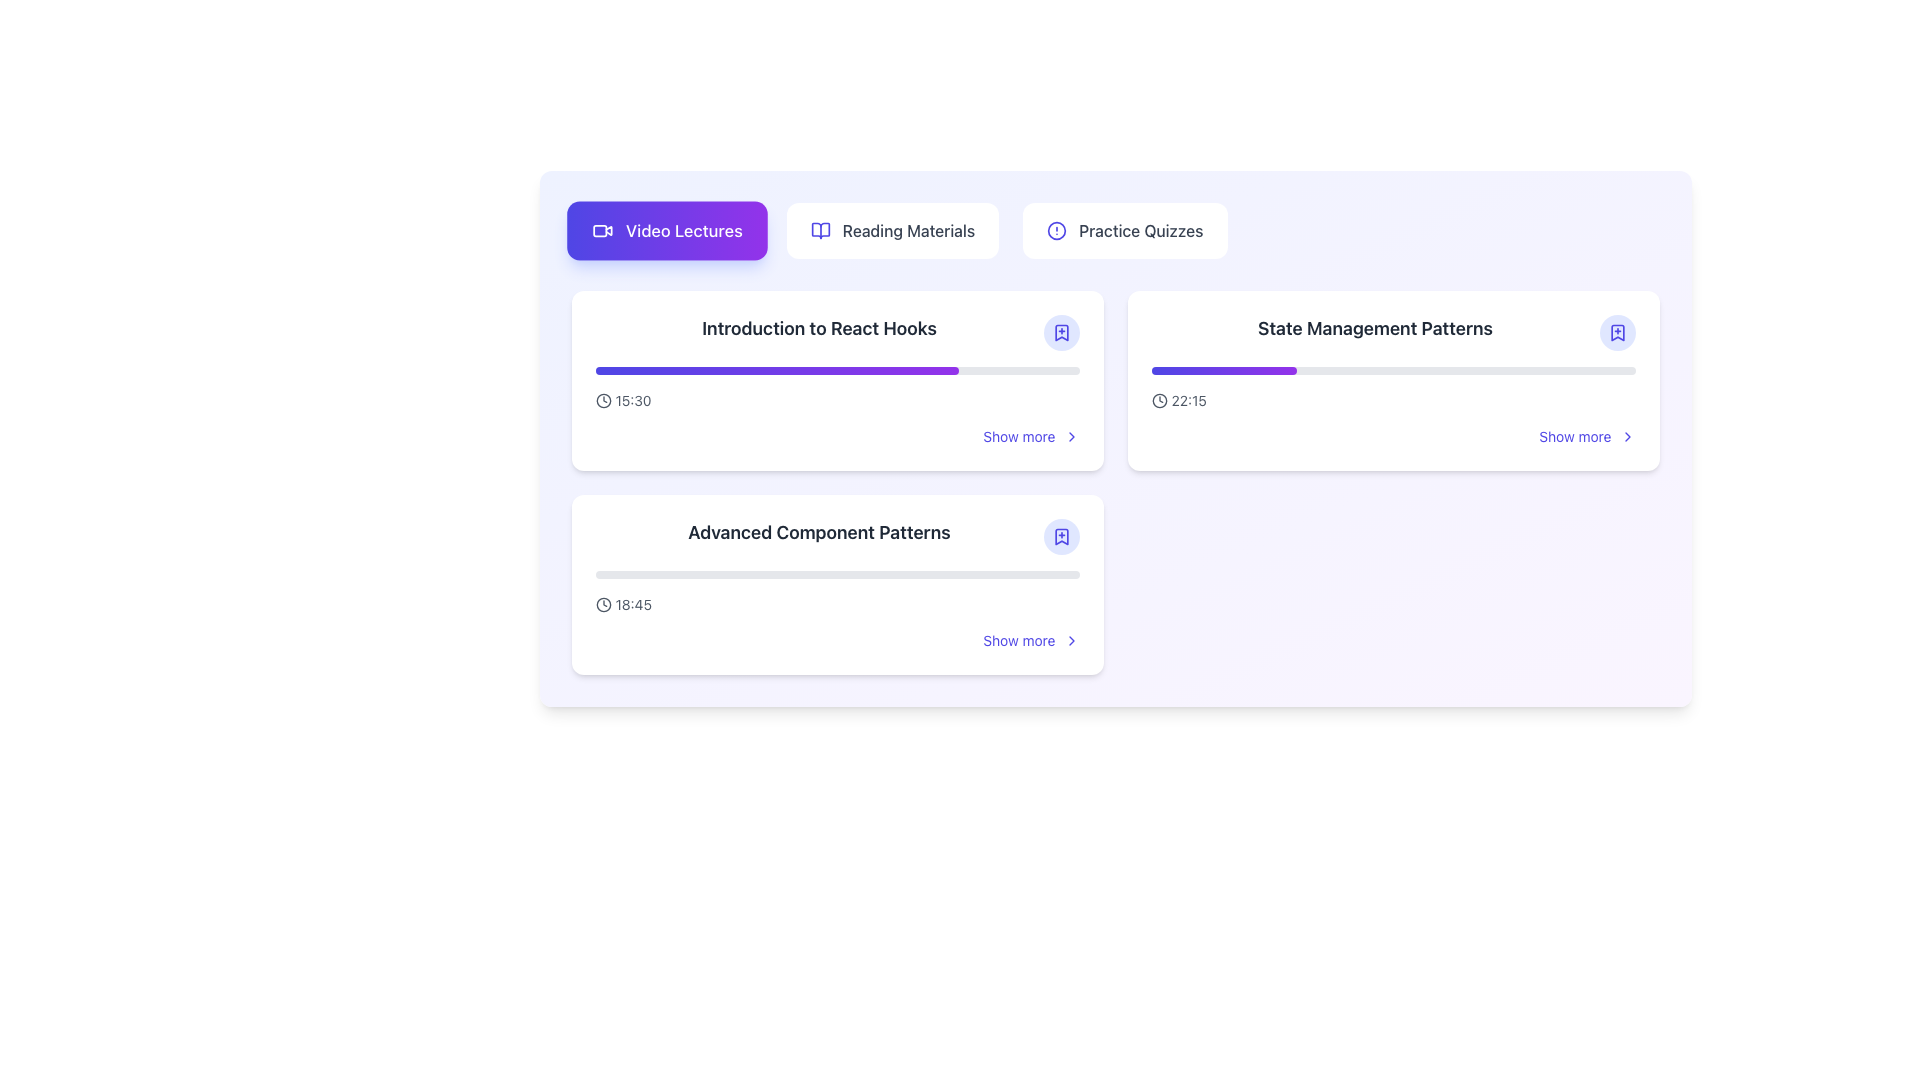  What do you see at coordinates (1392, 406) in the screenshot?
I see `the 'Show more' link located on the right side of the progress indicator in the 'State Management Patterns' card` at bounding box center [1392, 406].